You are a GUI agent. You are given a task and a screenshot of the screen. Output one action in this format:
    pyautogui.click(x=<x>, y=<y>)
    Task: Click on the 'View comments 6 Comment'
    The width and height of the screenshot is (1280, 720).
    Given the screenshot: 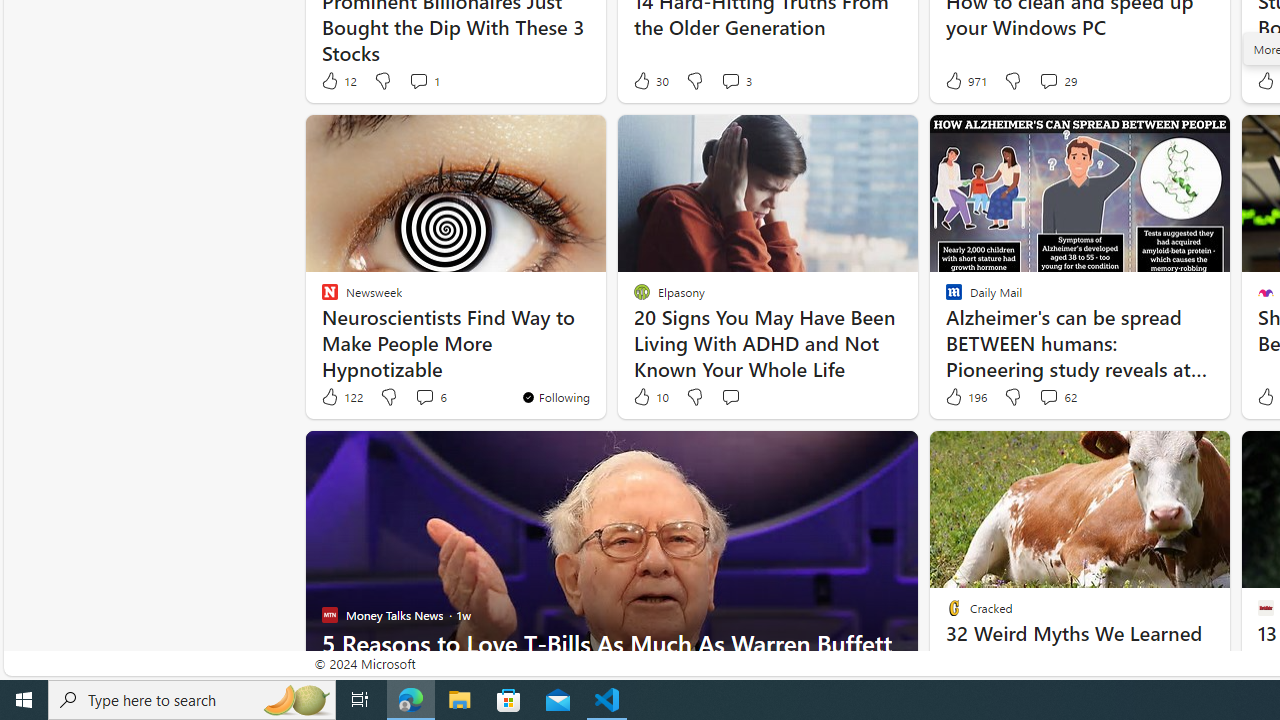 What is the action you would take?
    pyautogui.click(x=423, y=397)
    